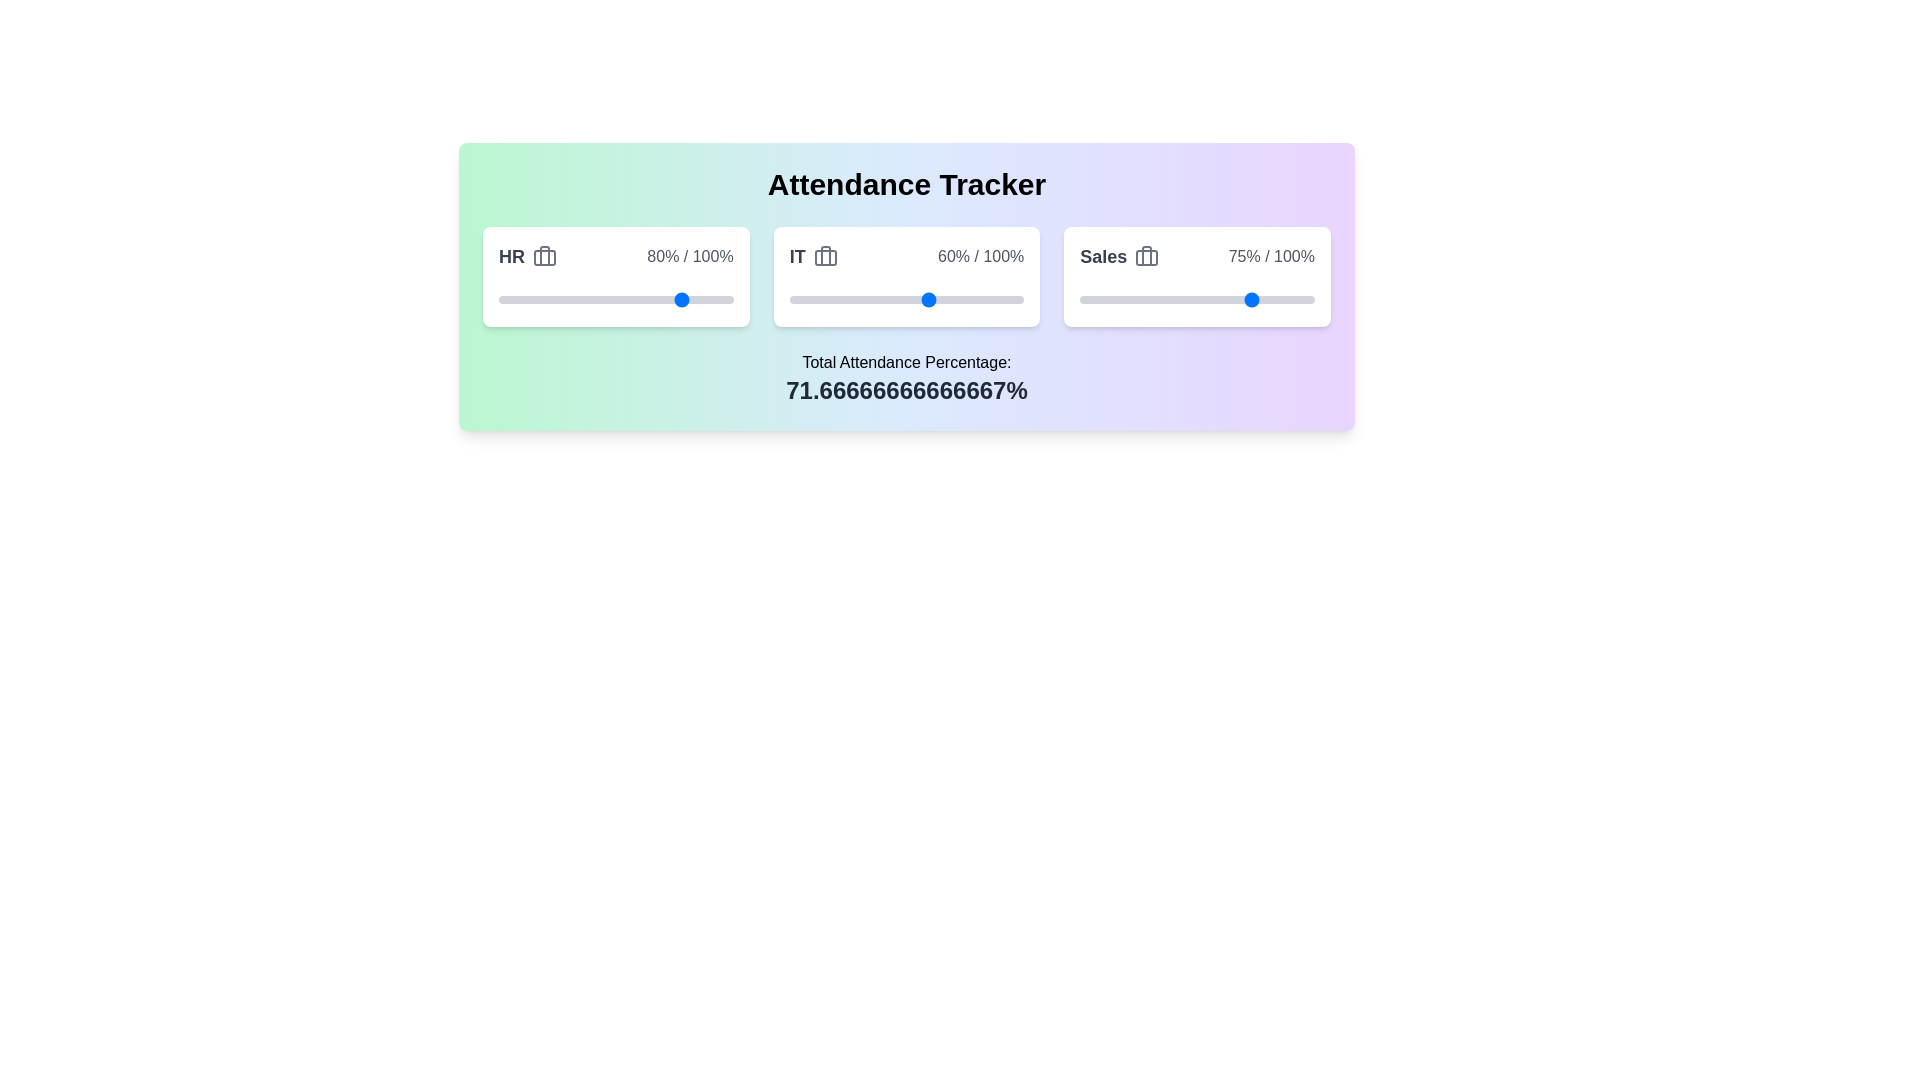  I want to click on the slider value, so click(941, 300).